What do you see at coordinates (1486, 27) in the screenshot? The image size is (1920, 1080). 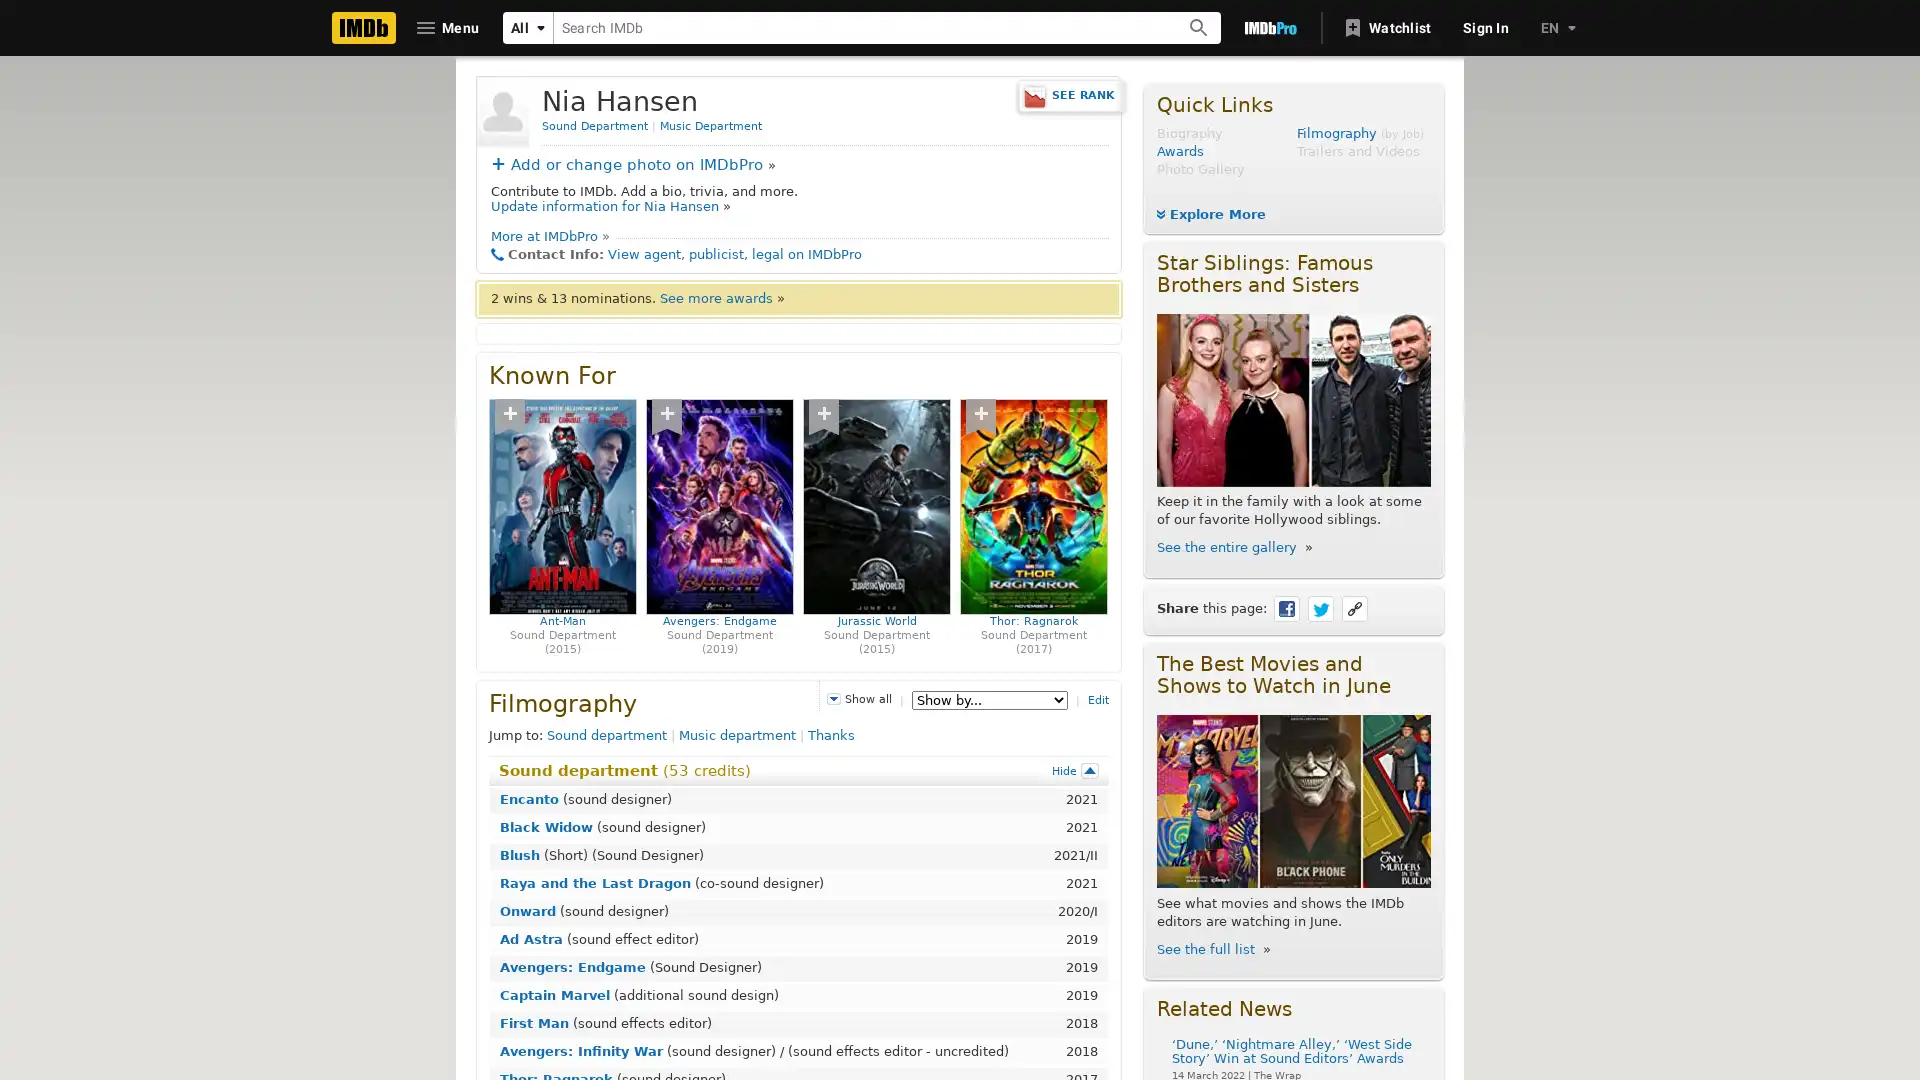 I see `Sign In` at bounding box center [1486, 27].